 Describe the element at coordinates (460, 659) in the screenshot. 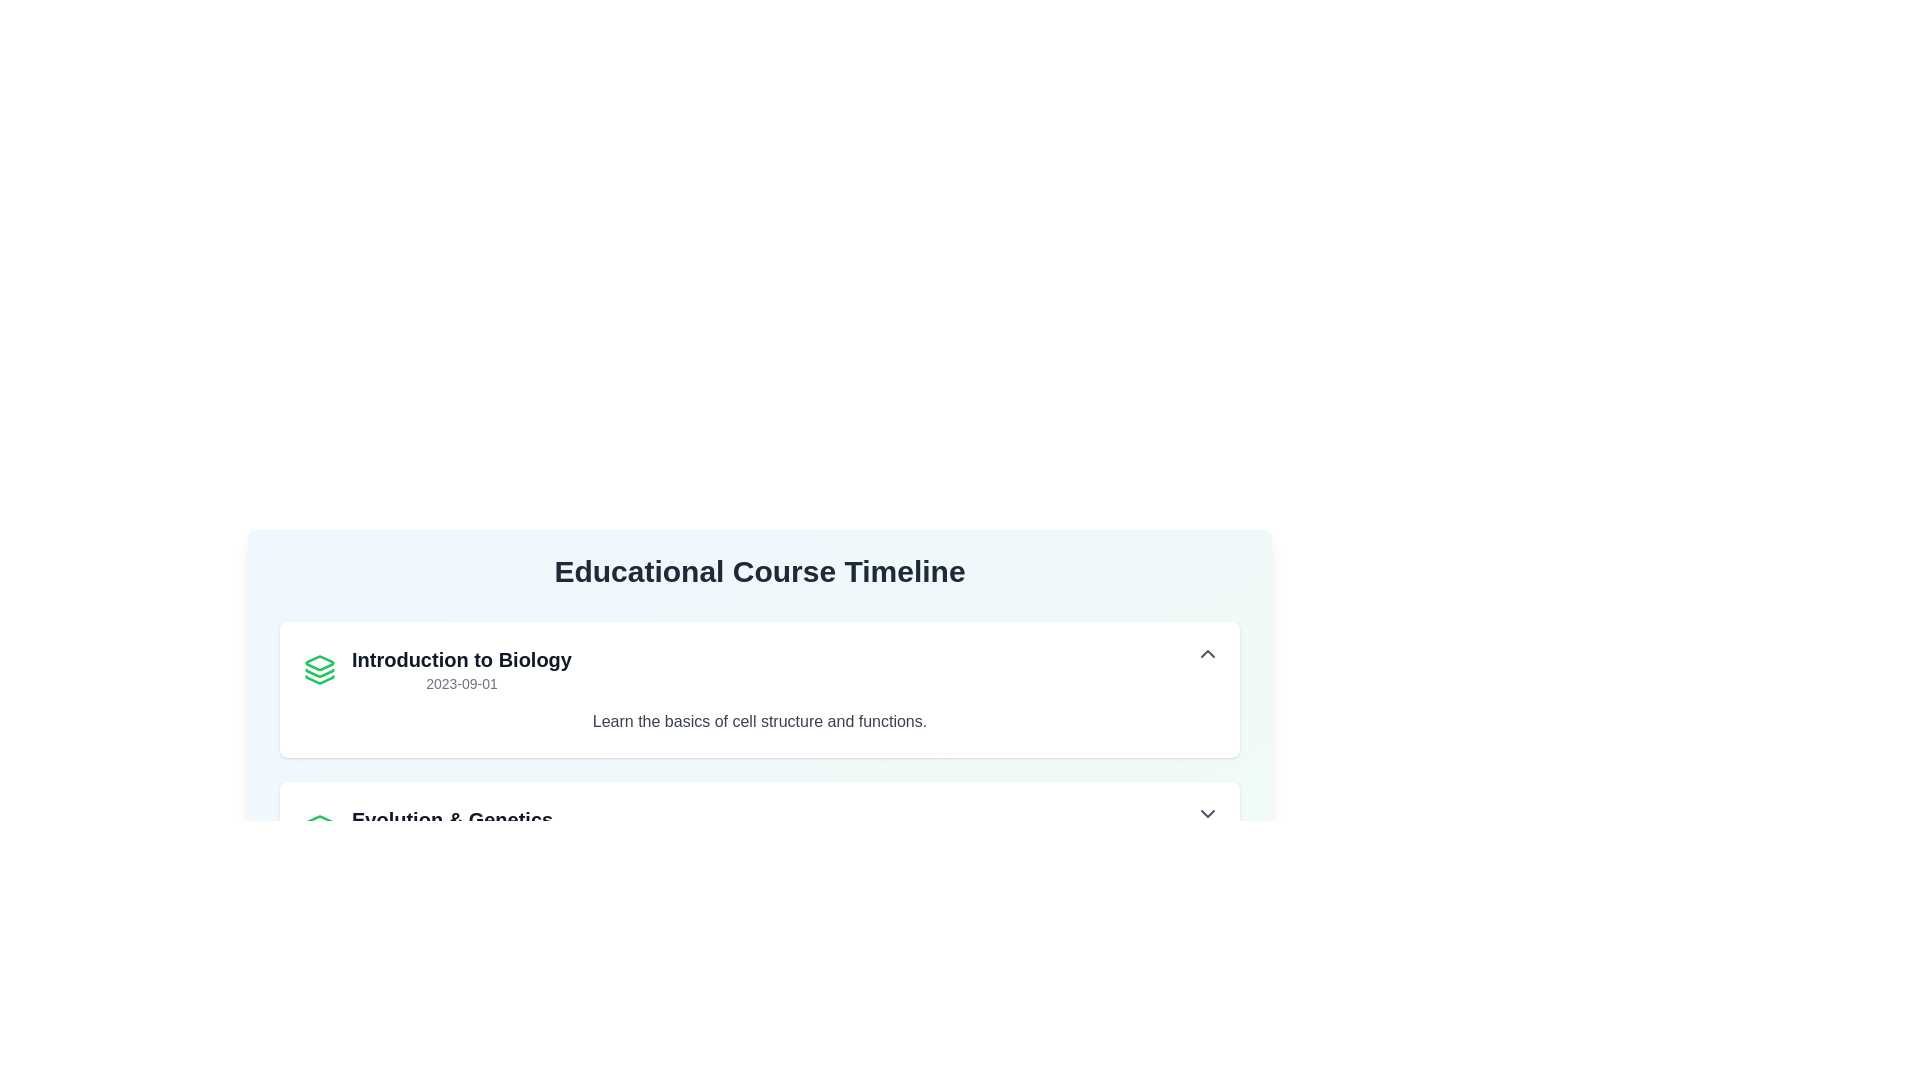

I see `the text header 'Introduction to Biology' which is styled in bold and large font, located in the top-left region of its card-like layout` at that location.